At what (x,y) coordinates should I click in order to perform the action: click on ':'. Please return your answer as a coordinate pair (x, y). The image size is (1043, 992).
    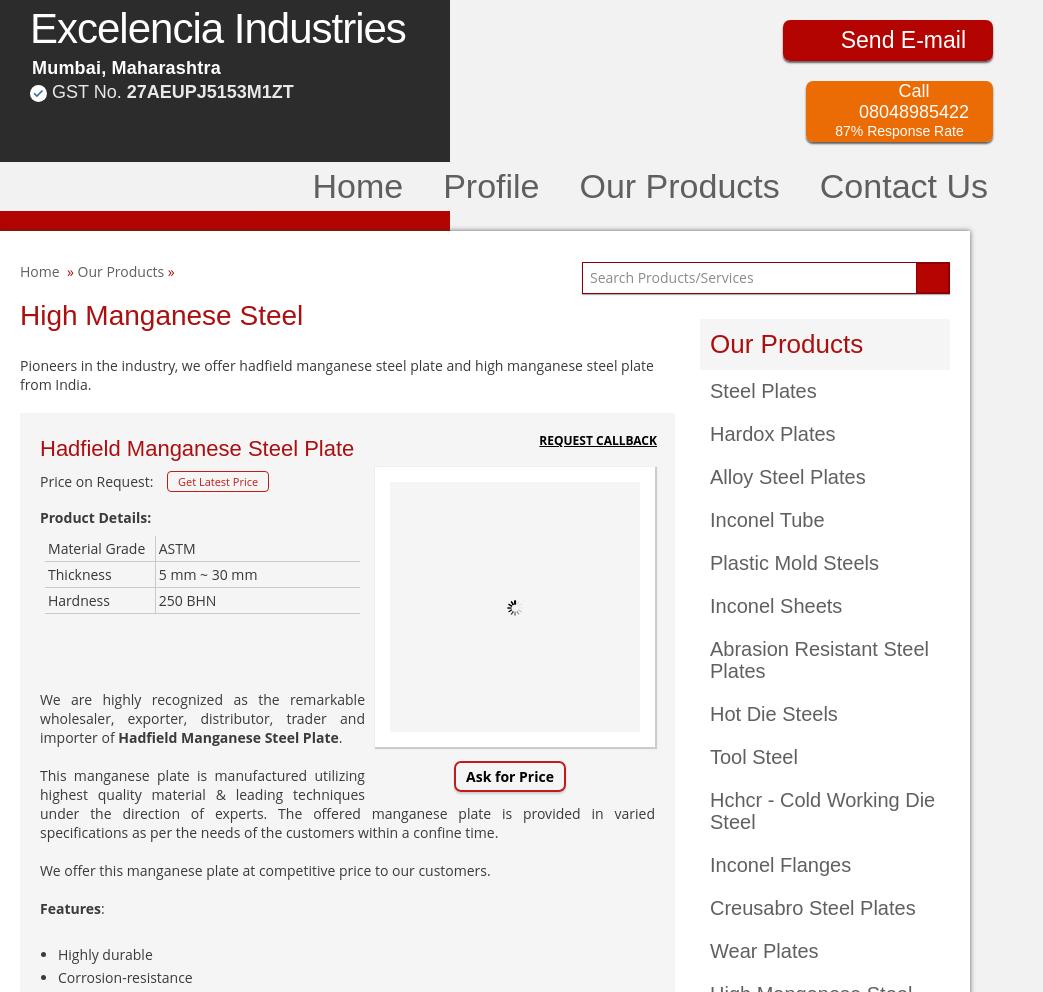
    Looking at the image, I should click on (100, 908).